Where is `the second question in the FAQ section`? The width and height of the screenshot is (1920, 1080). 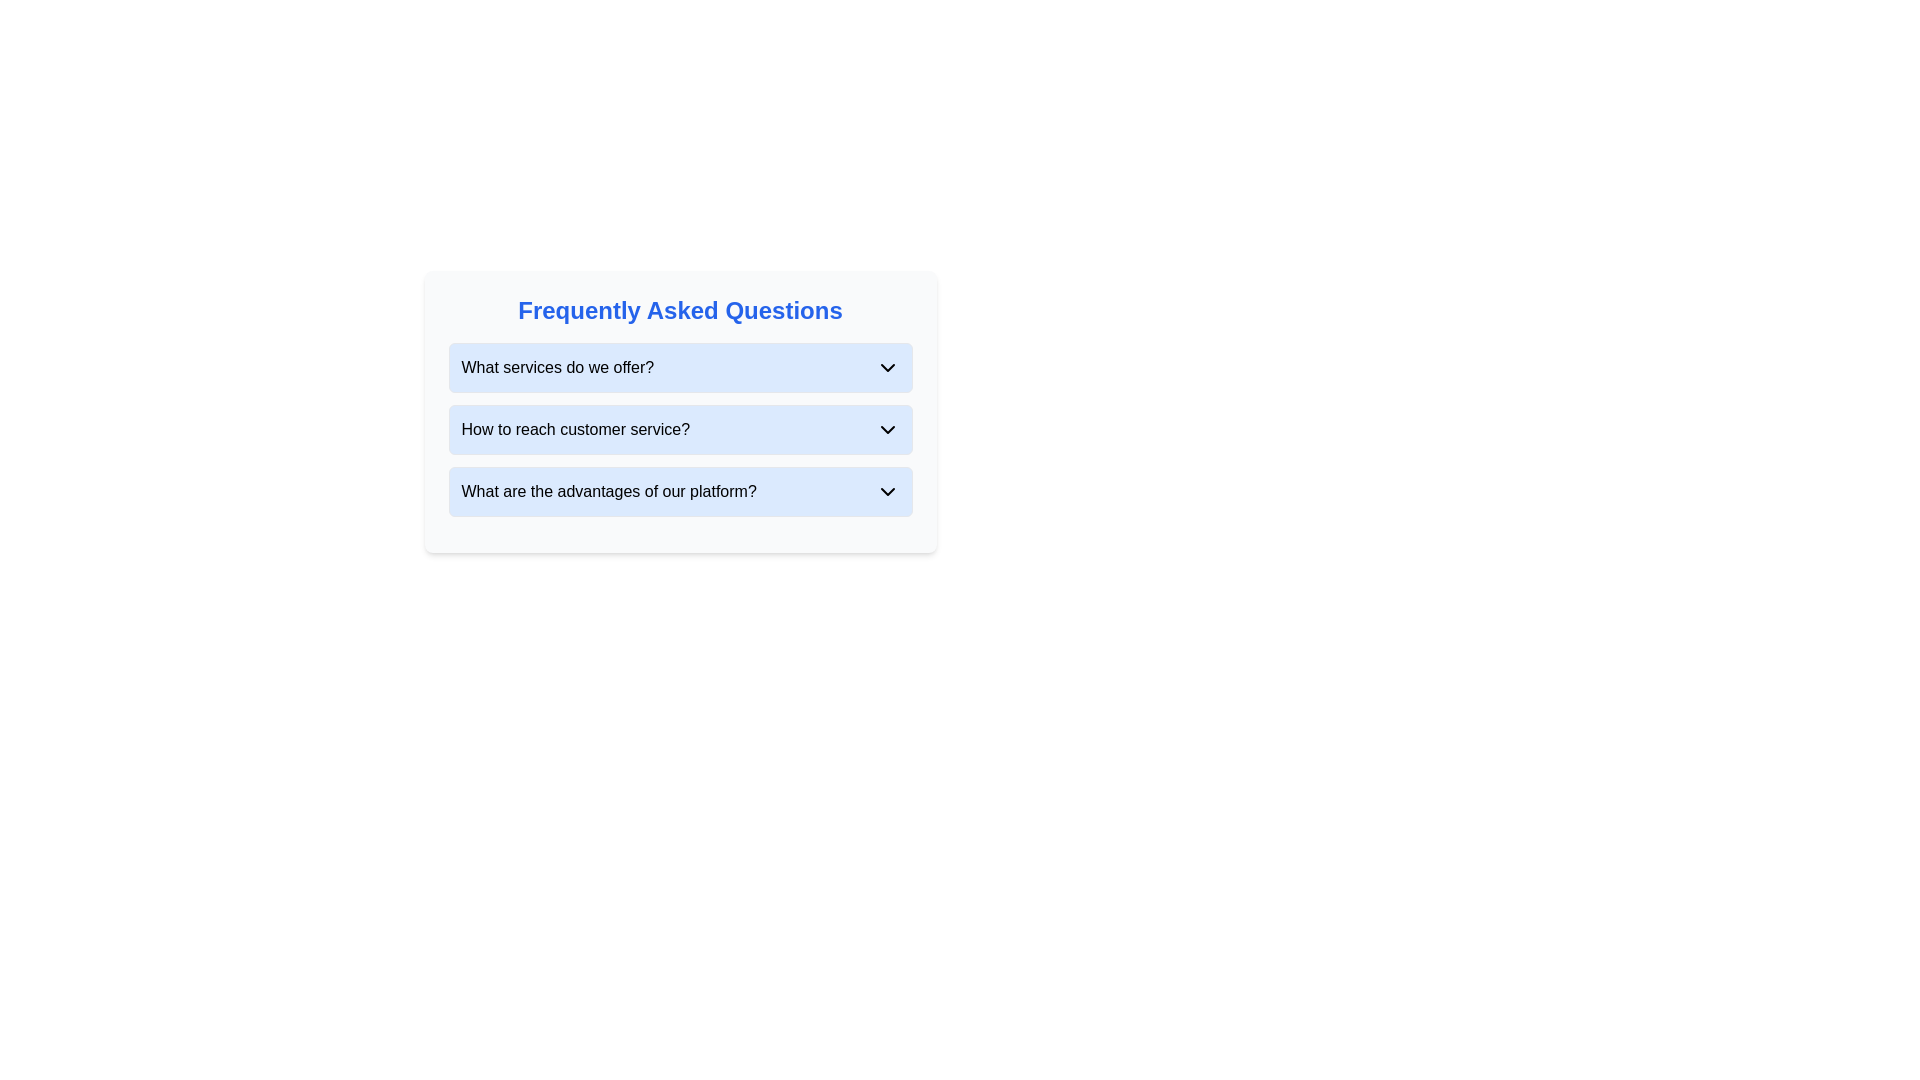
the second question in the FAQ section is located at coordinates (680, 428).